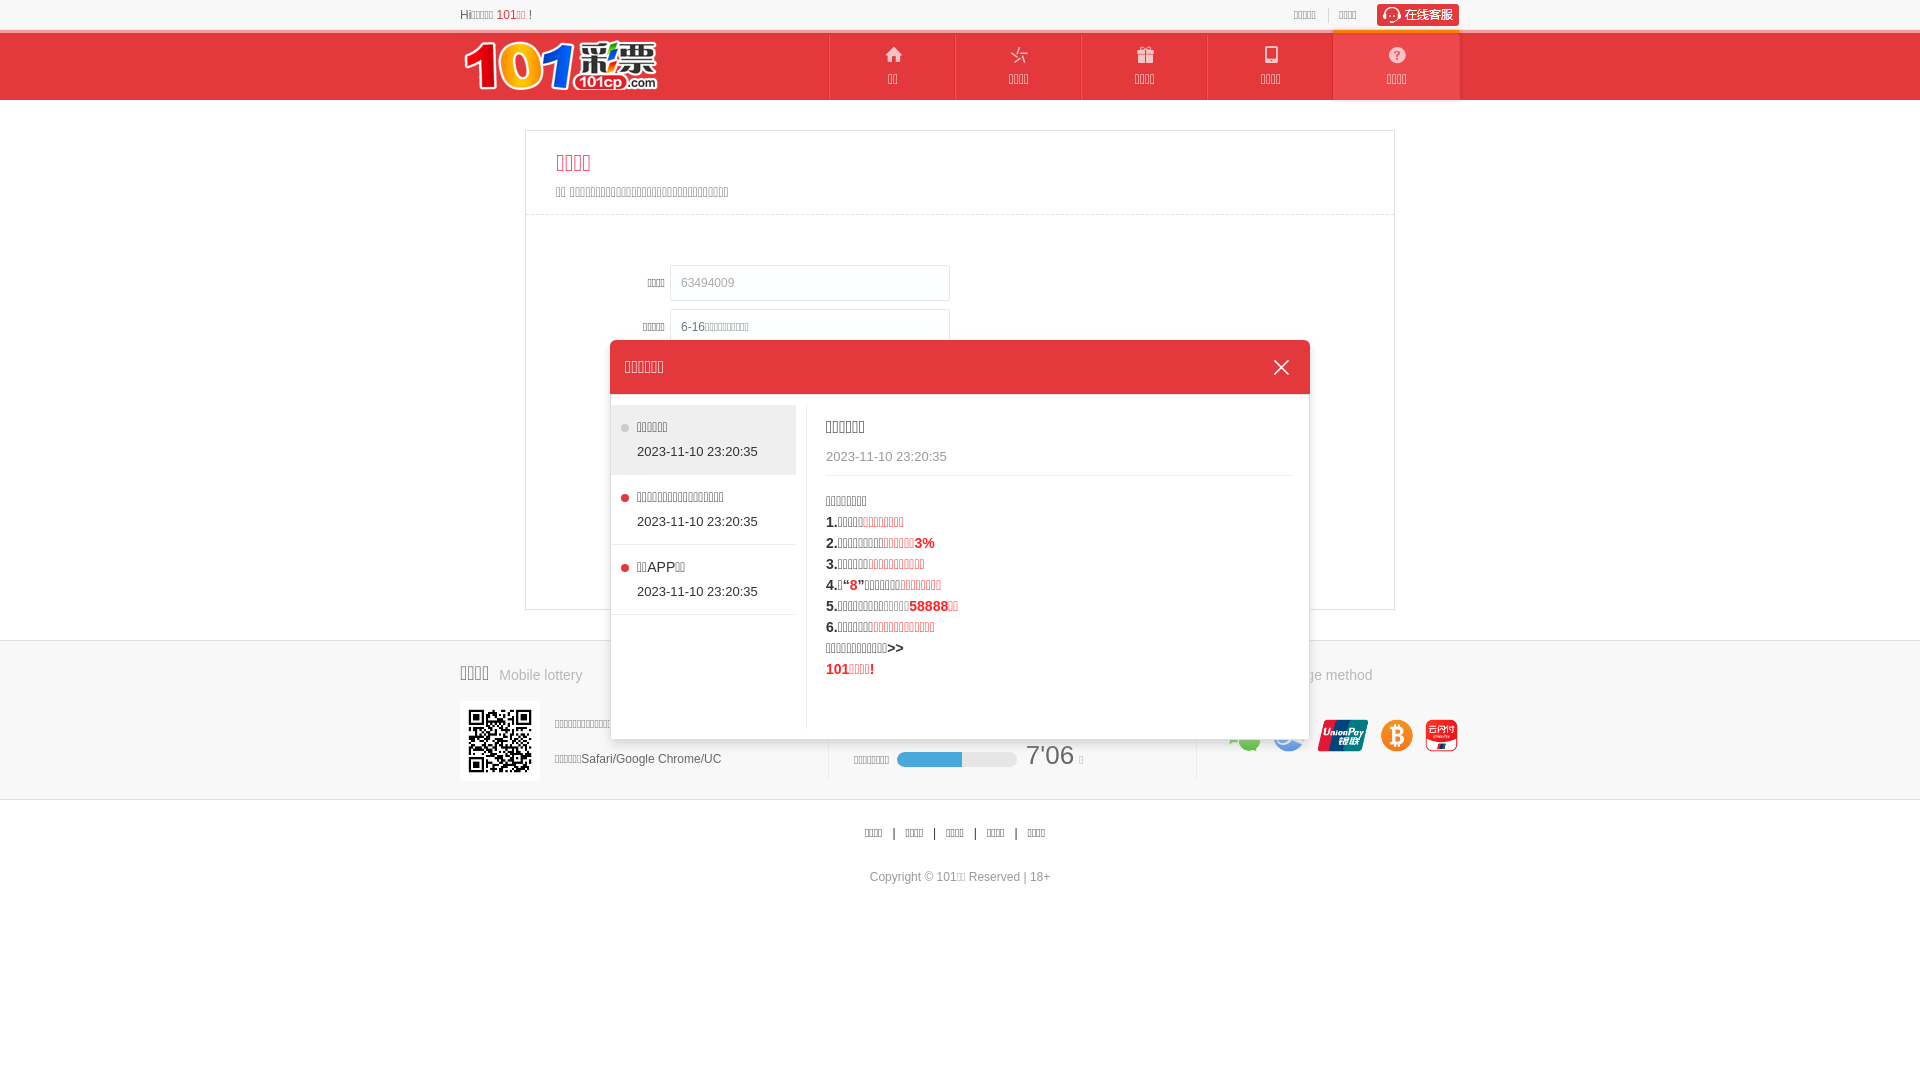  I want to click on '|', so click(892, 833).